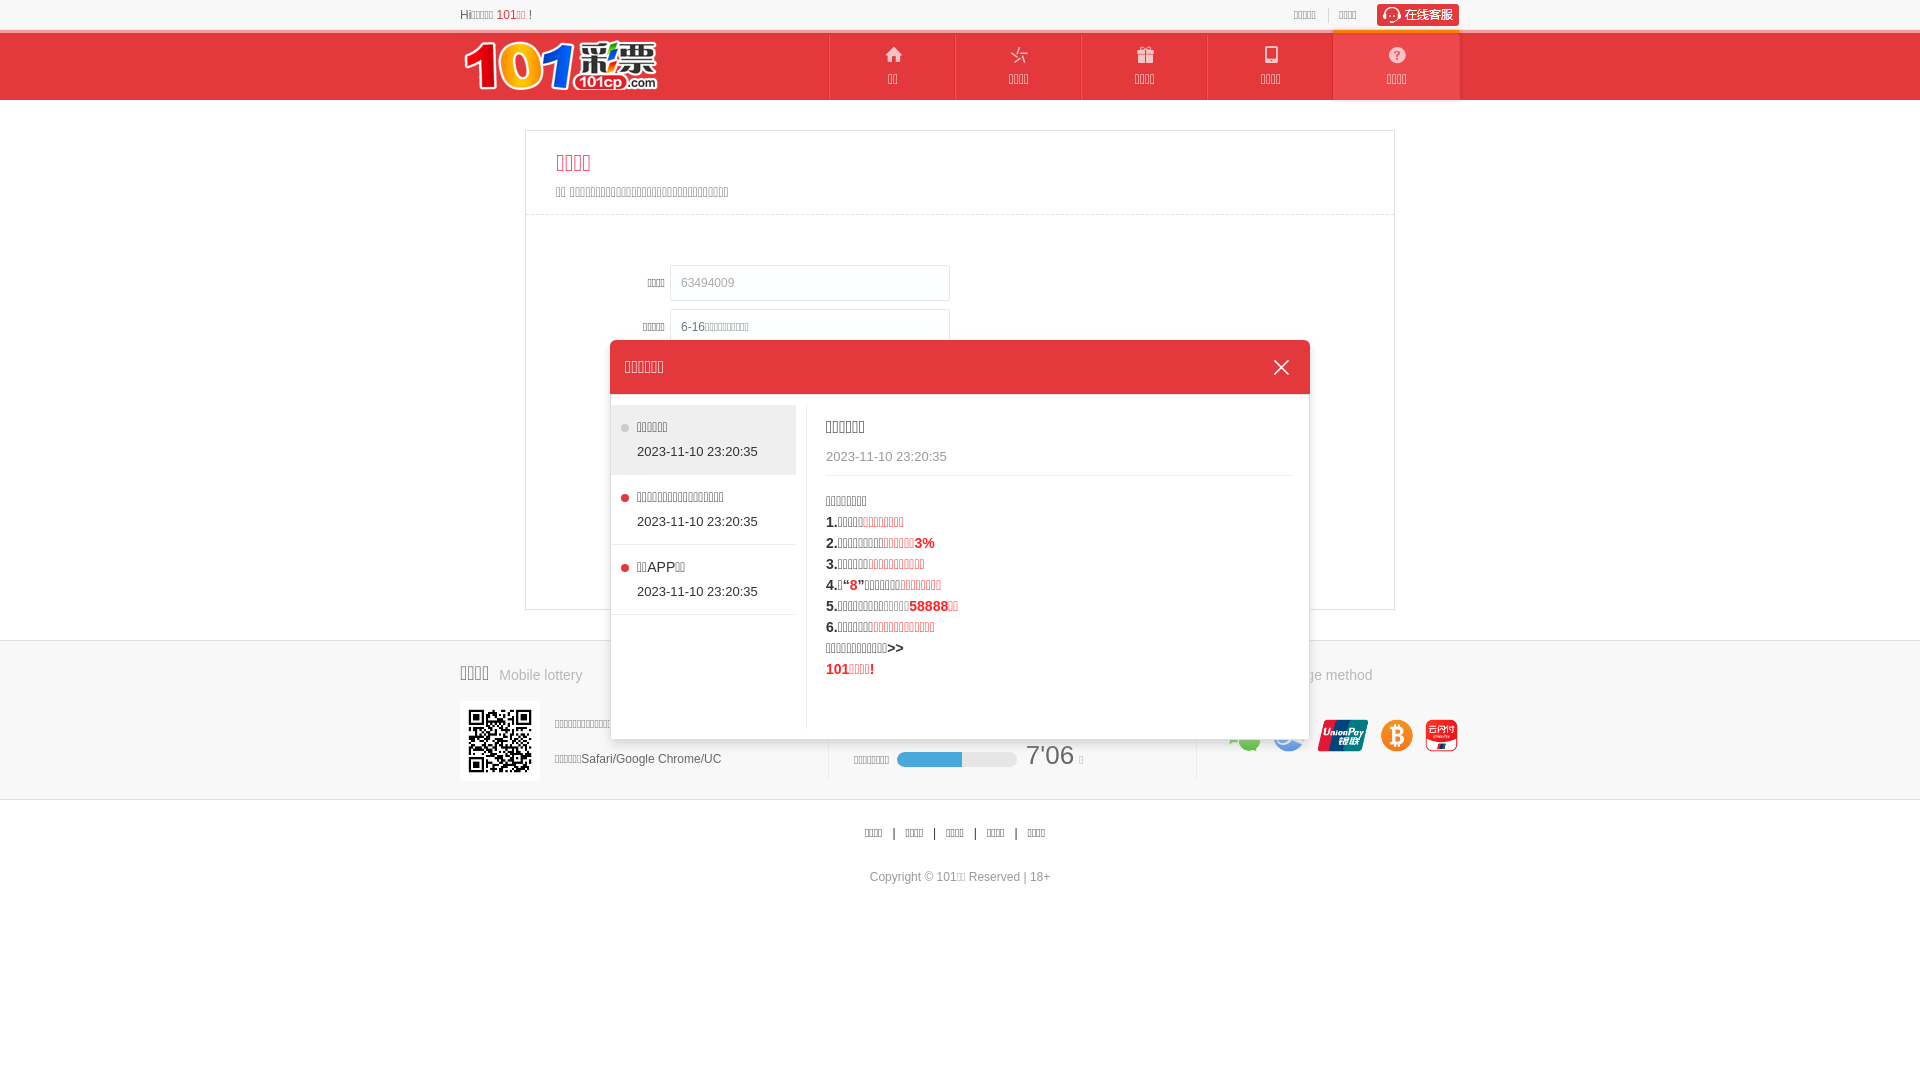  I want to click on '|', so click(892, 833).